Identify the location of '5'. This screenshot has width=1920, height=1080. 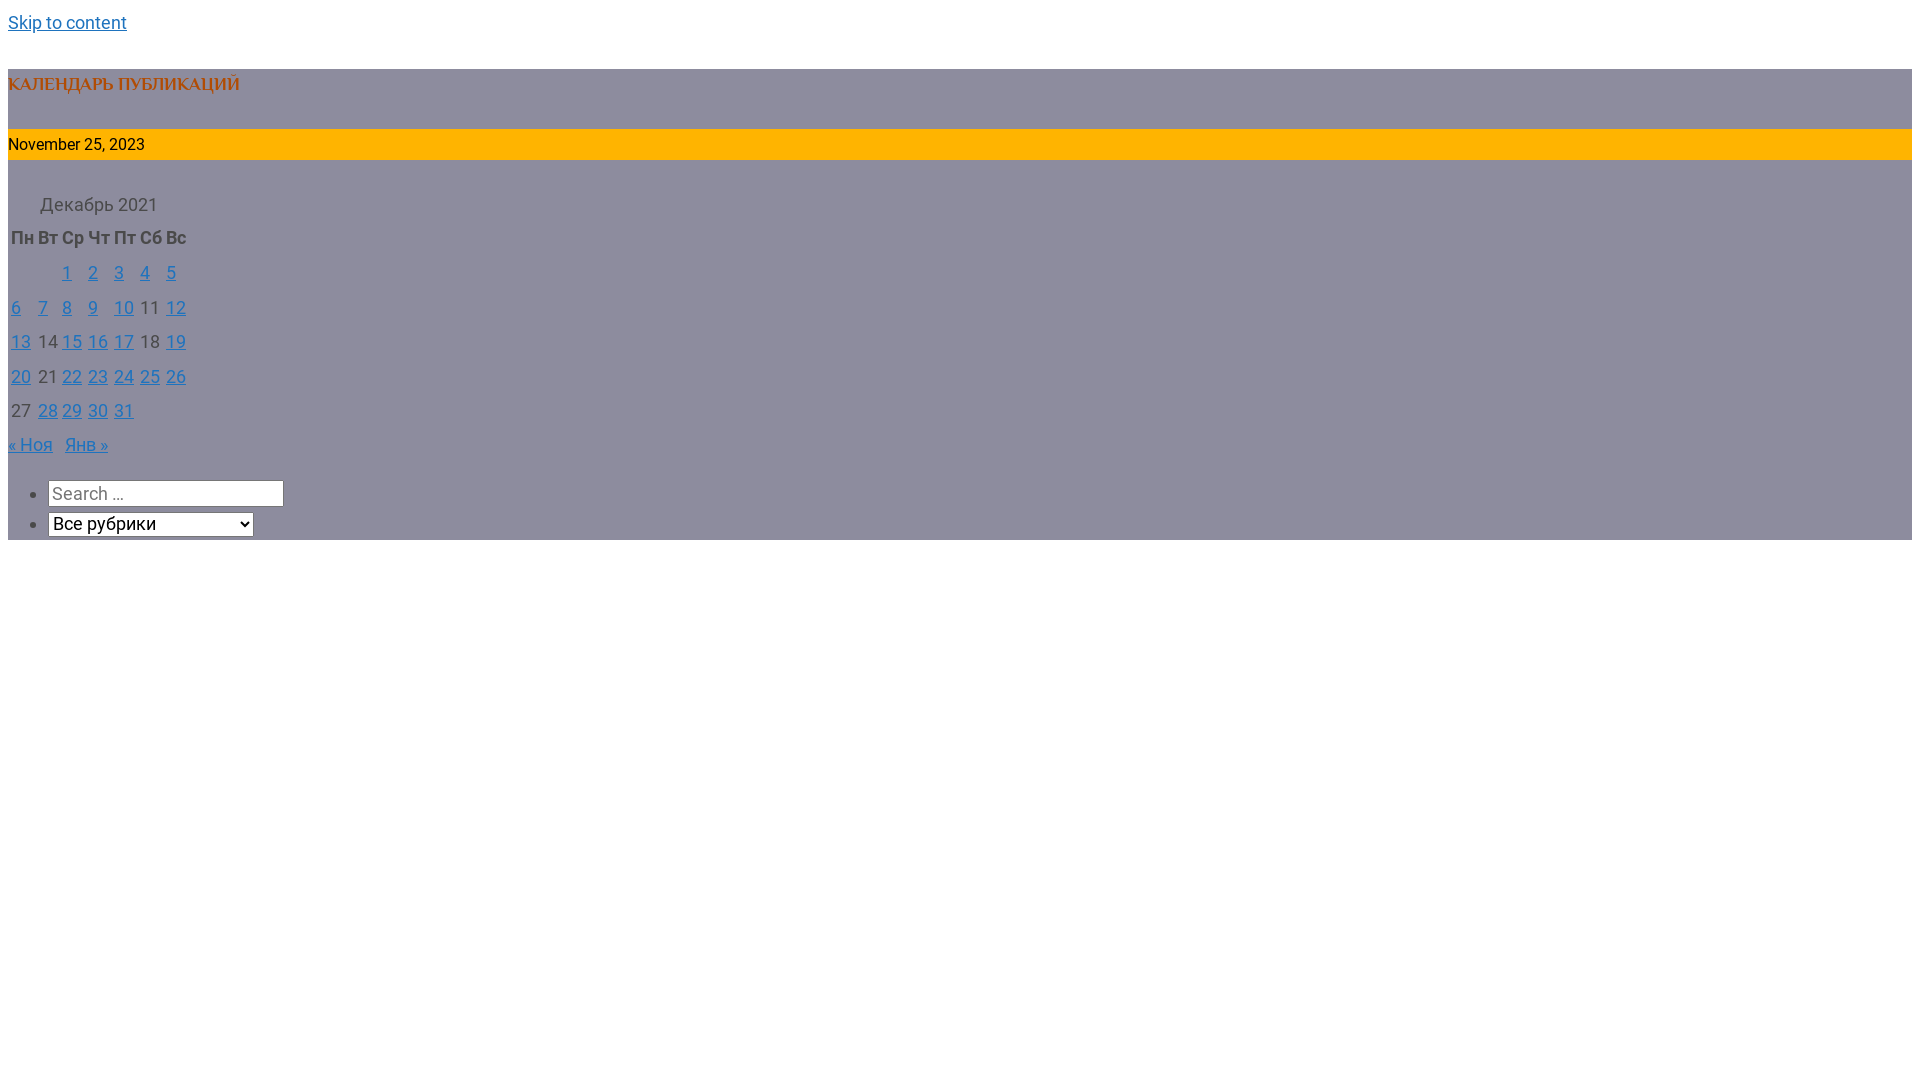
(171, 272).